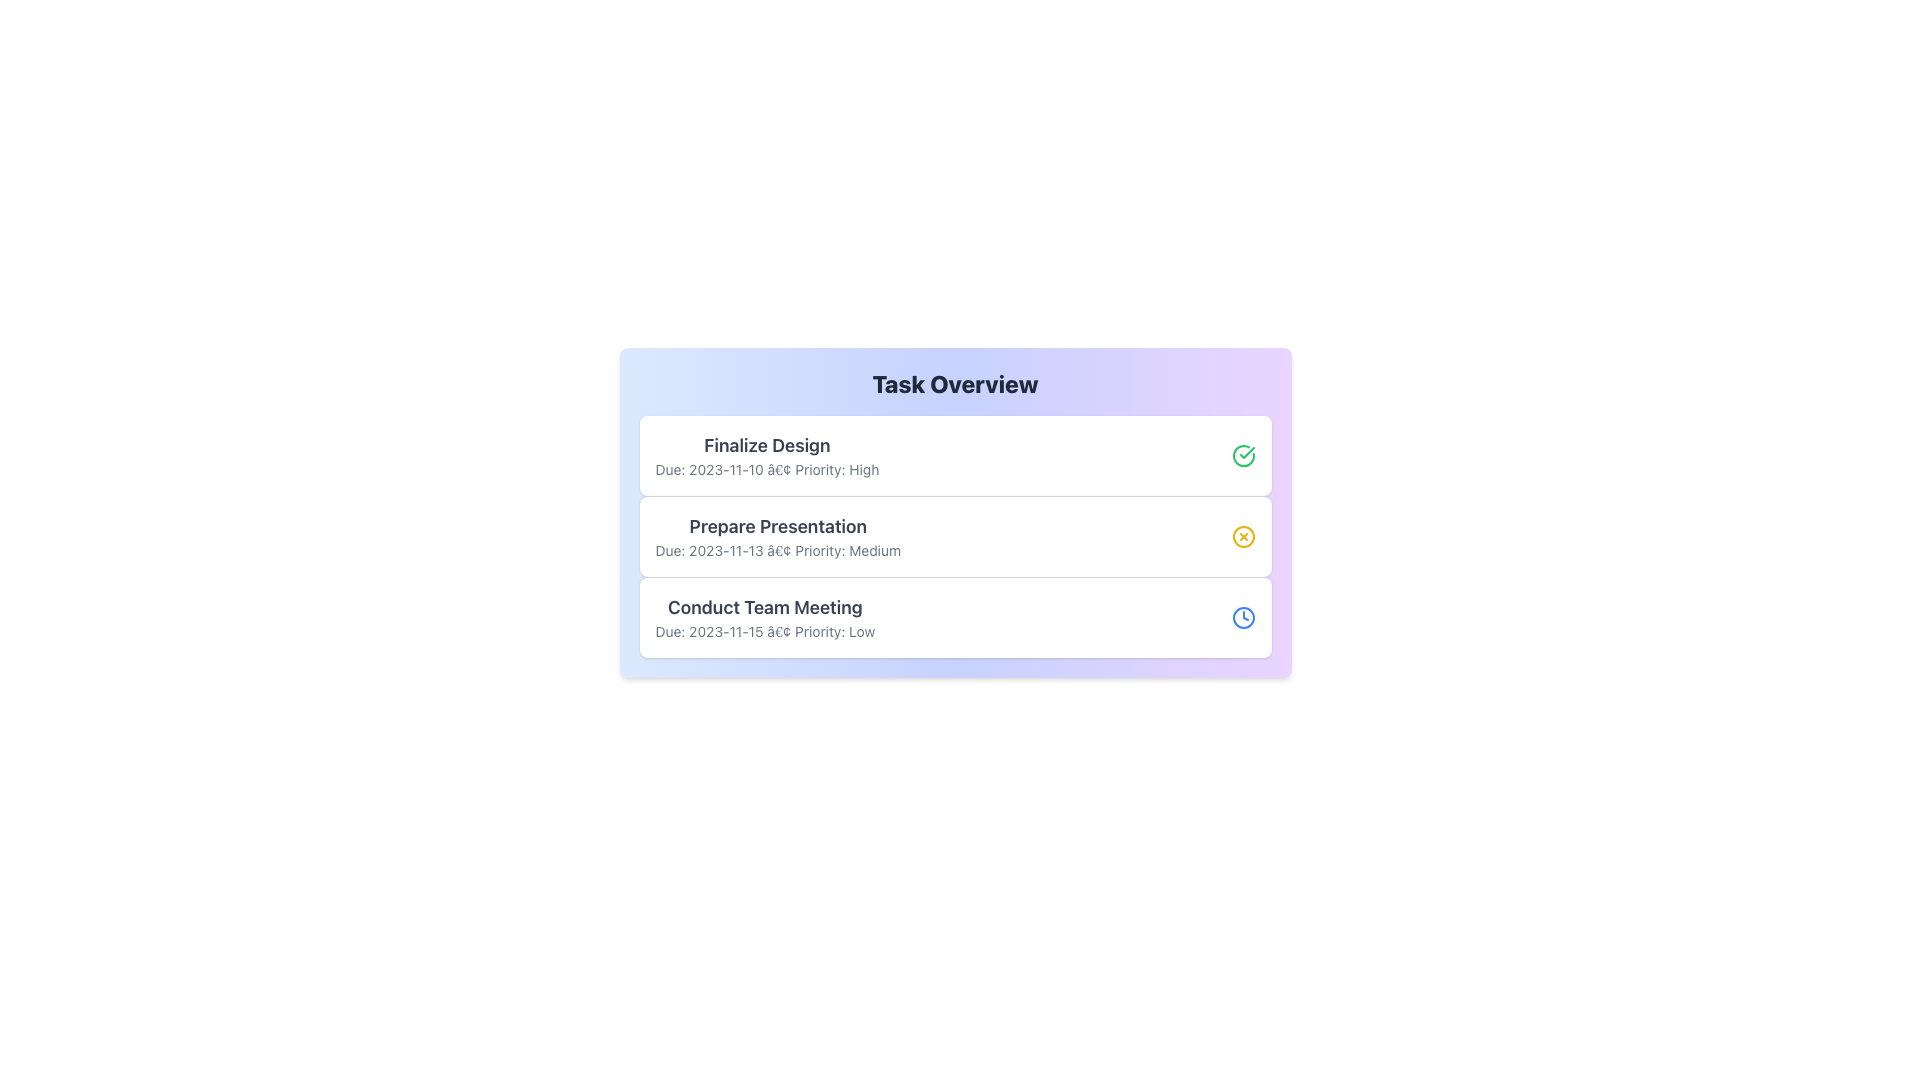 This screenshot has height=1080, width=1920. I want to click on the list item containing the text 'Prepare Presentation' which is the second item in the task list, so click(777, 535).